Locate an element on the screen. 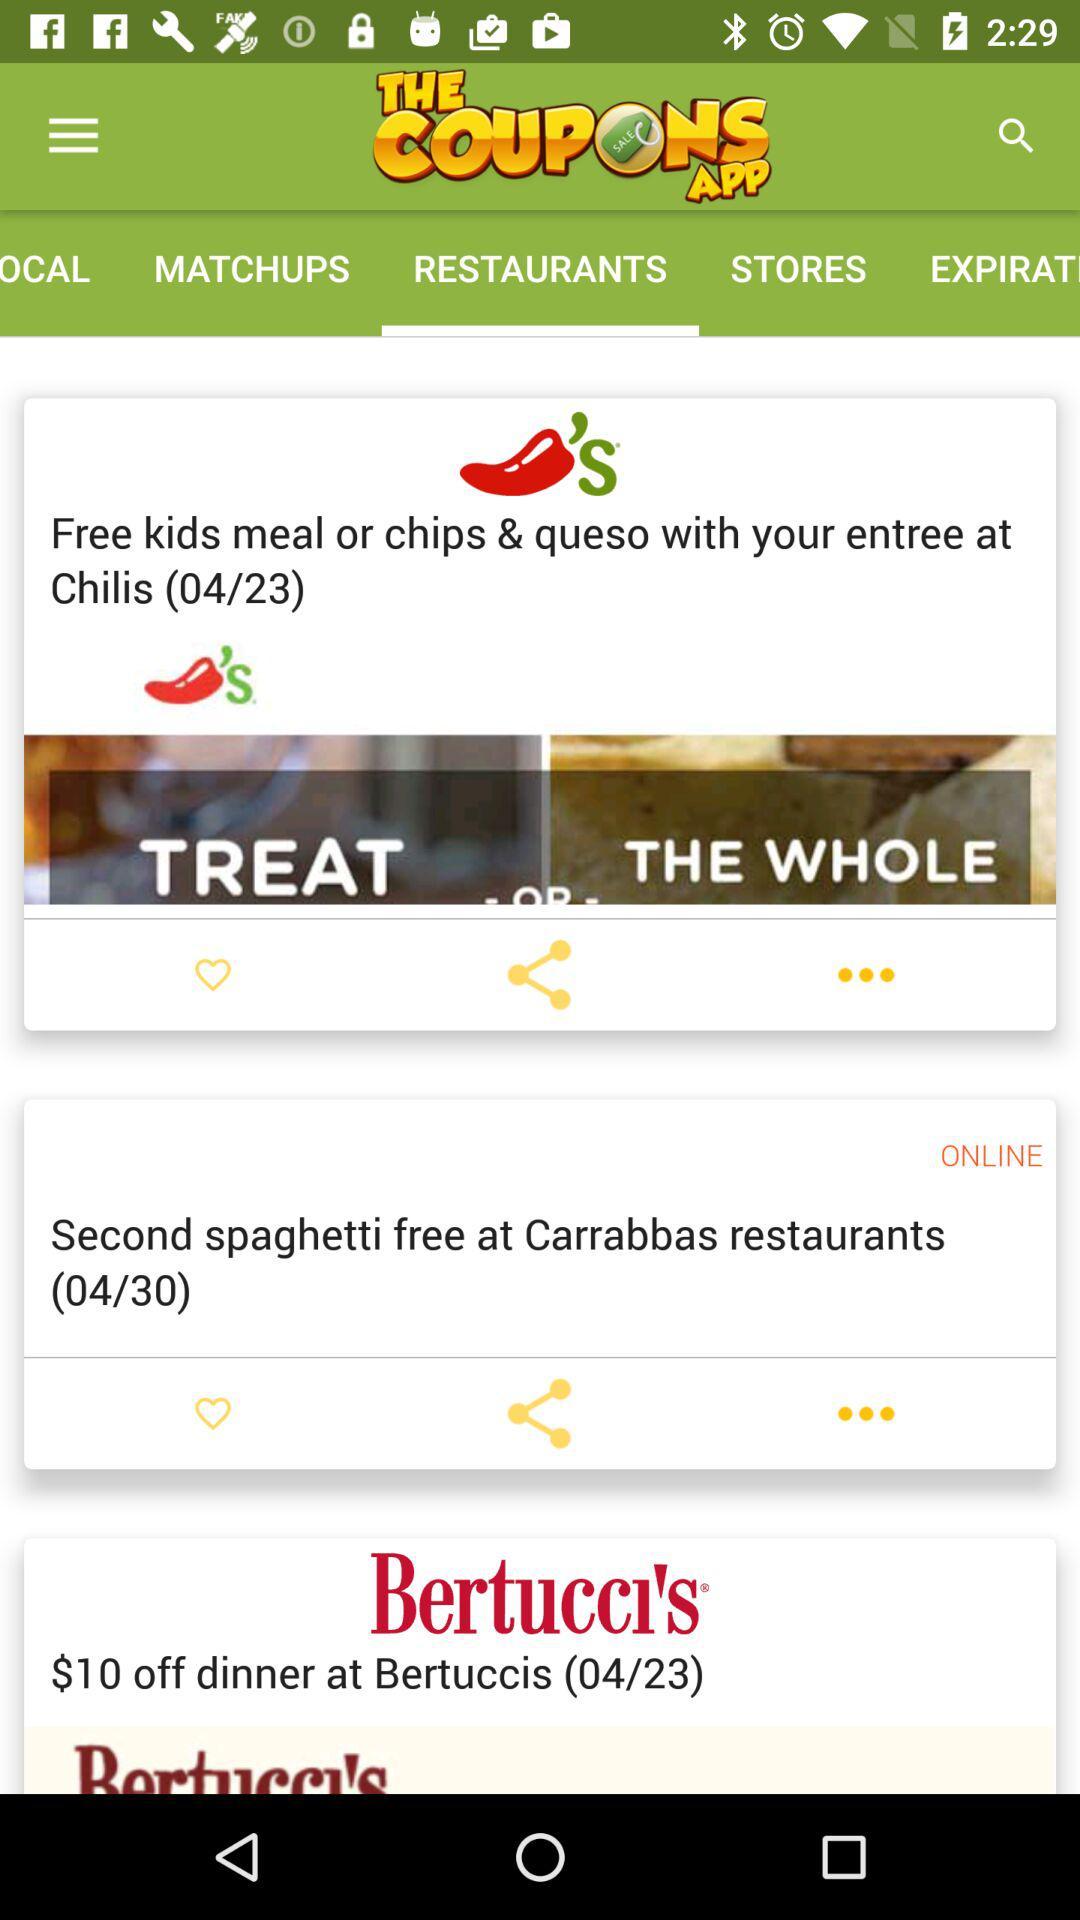 The width and height of the screenshot is (1080, 1920). the local icon is located at coordinates (60, 266).